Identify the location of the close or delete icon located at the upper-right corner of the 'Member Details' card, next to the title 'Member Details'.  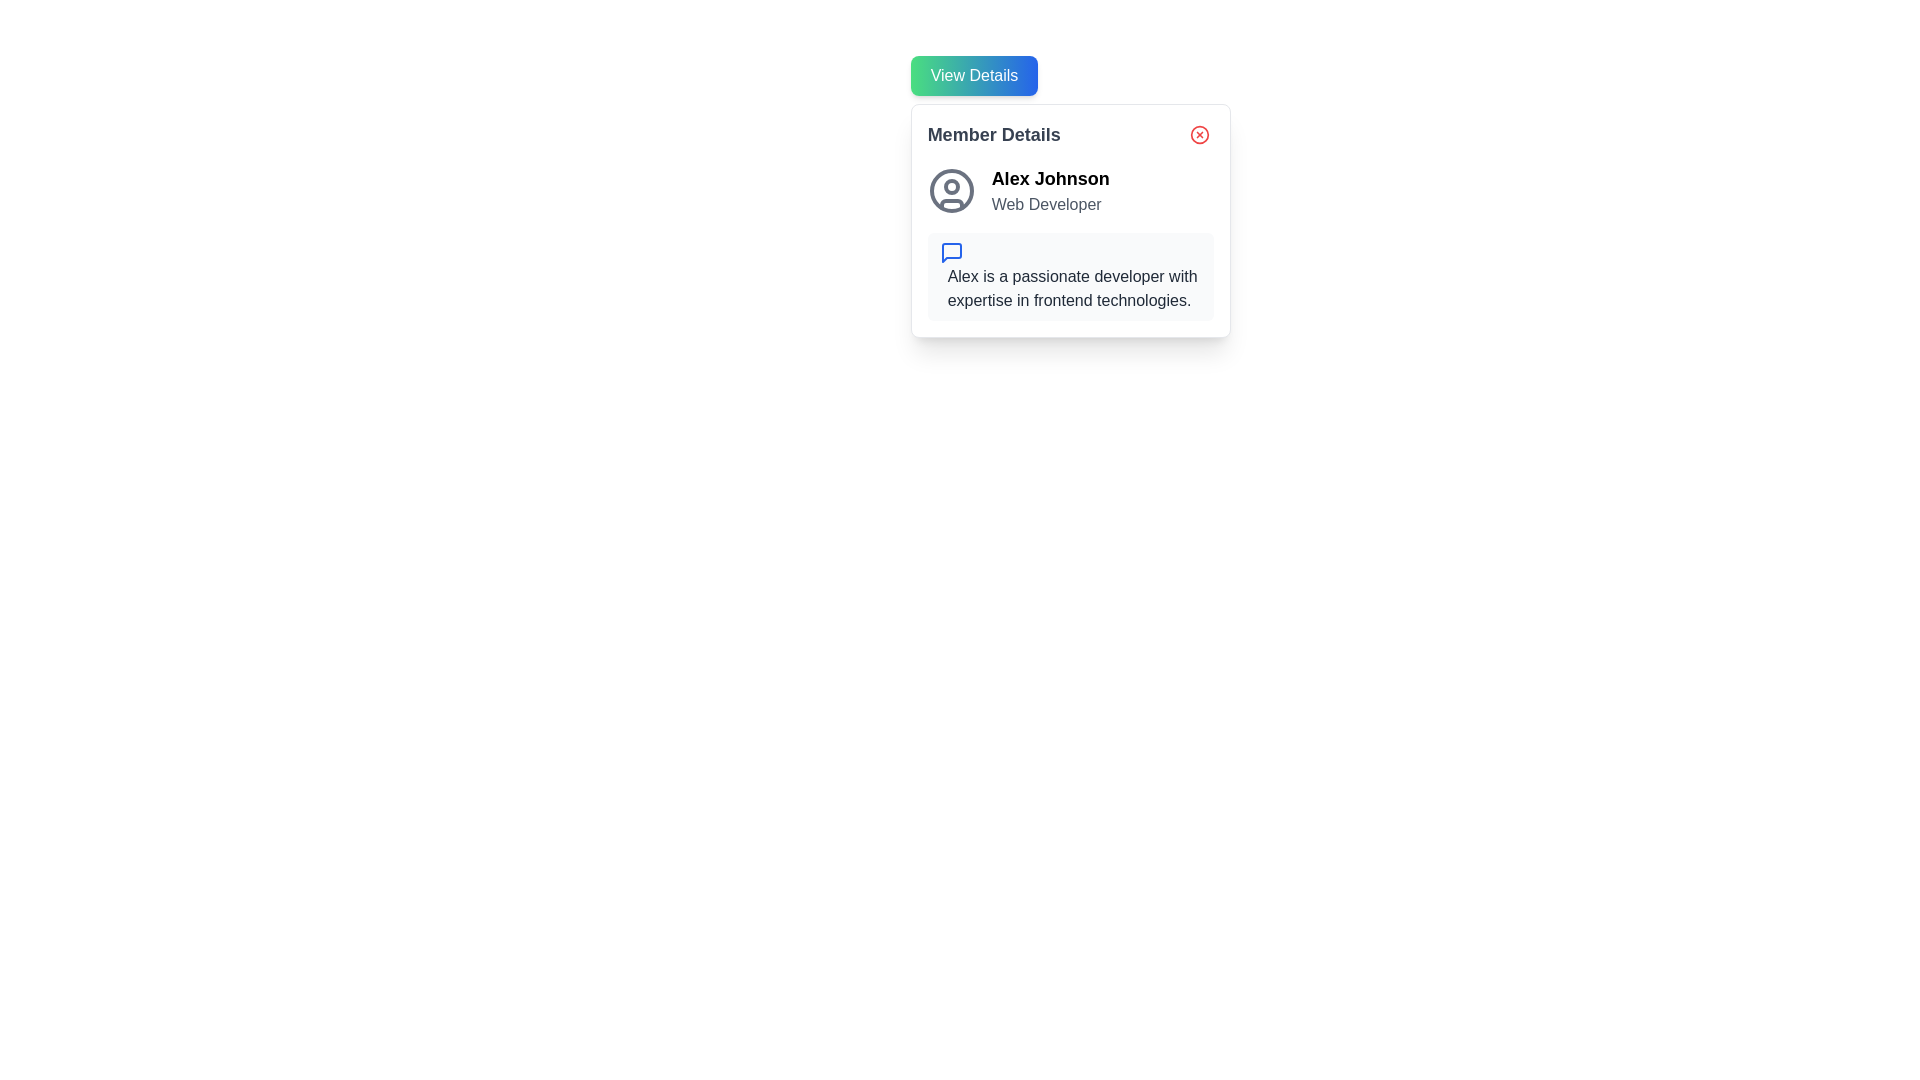
(1199, 135).